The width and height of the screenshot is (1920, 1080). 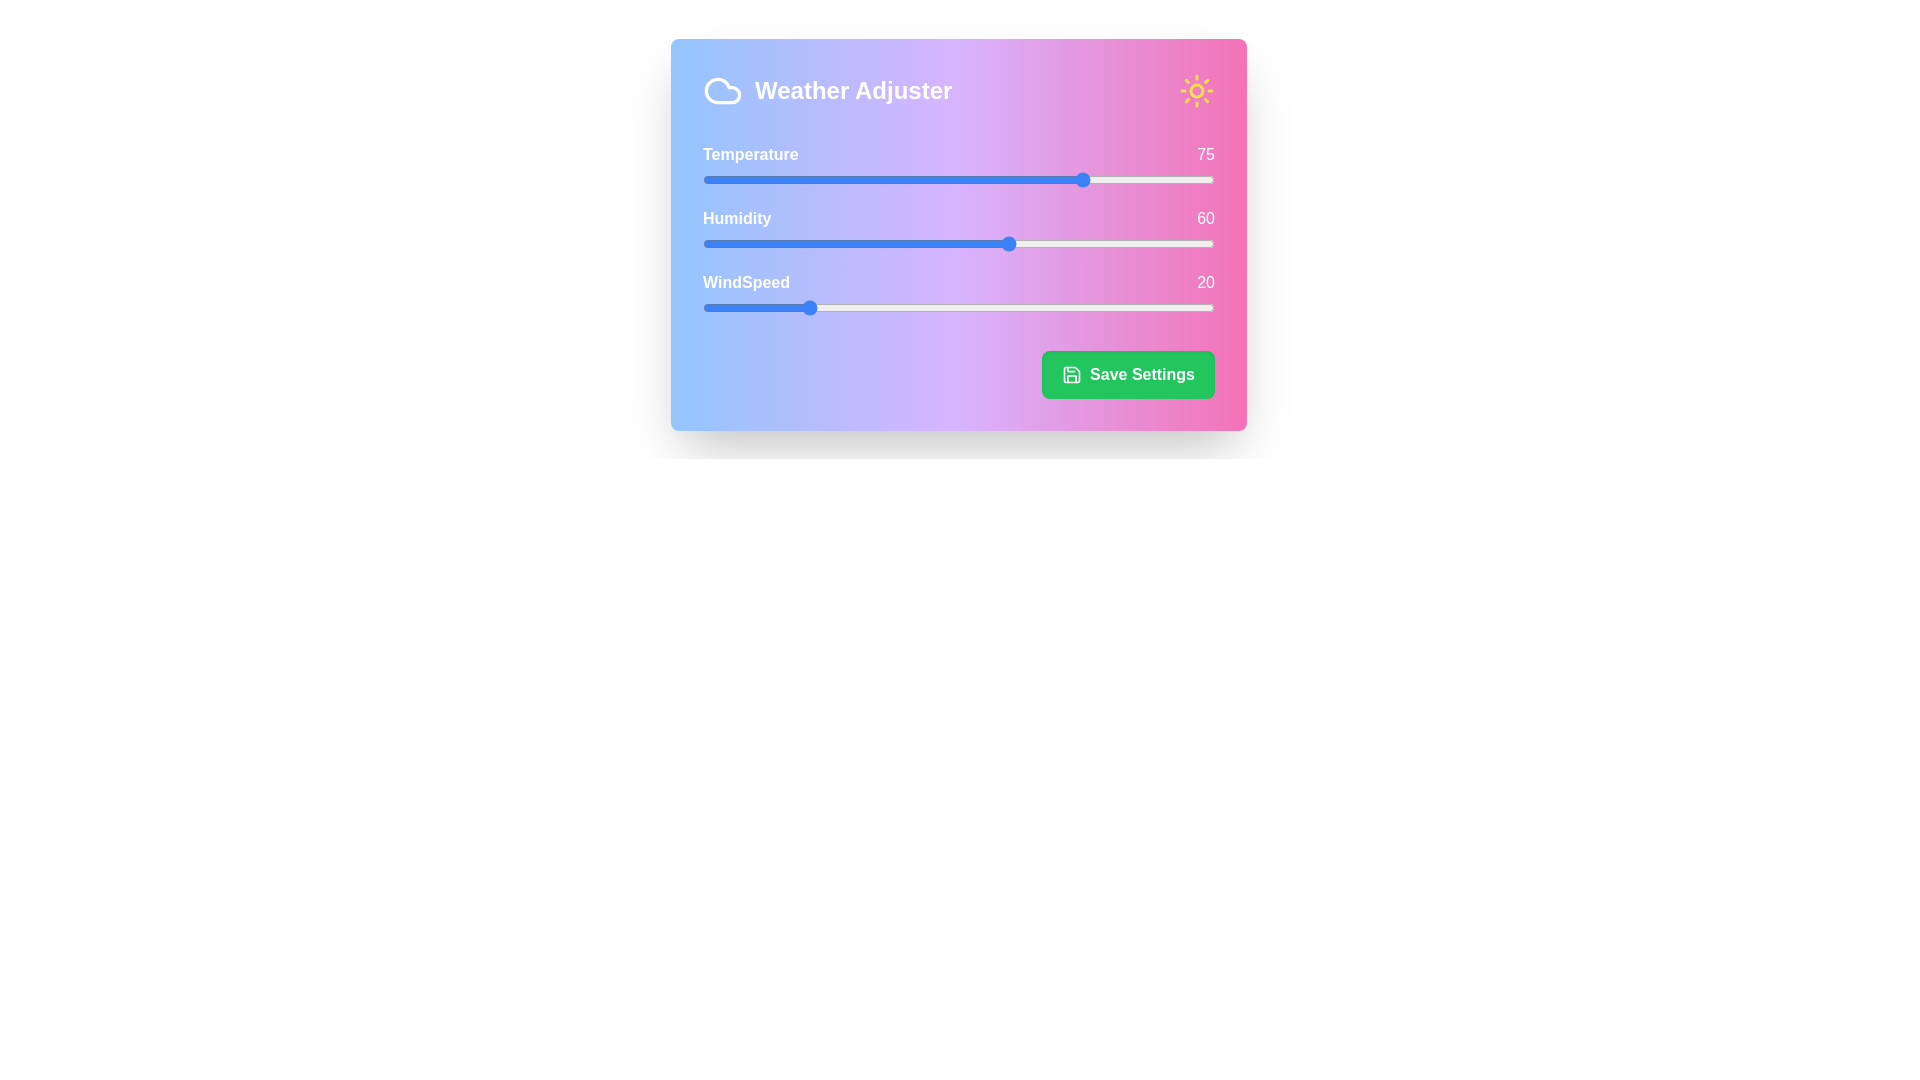 I want to click on the humidity value, so click(x=942, y=242).